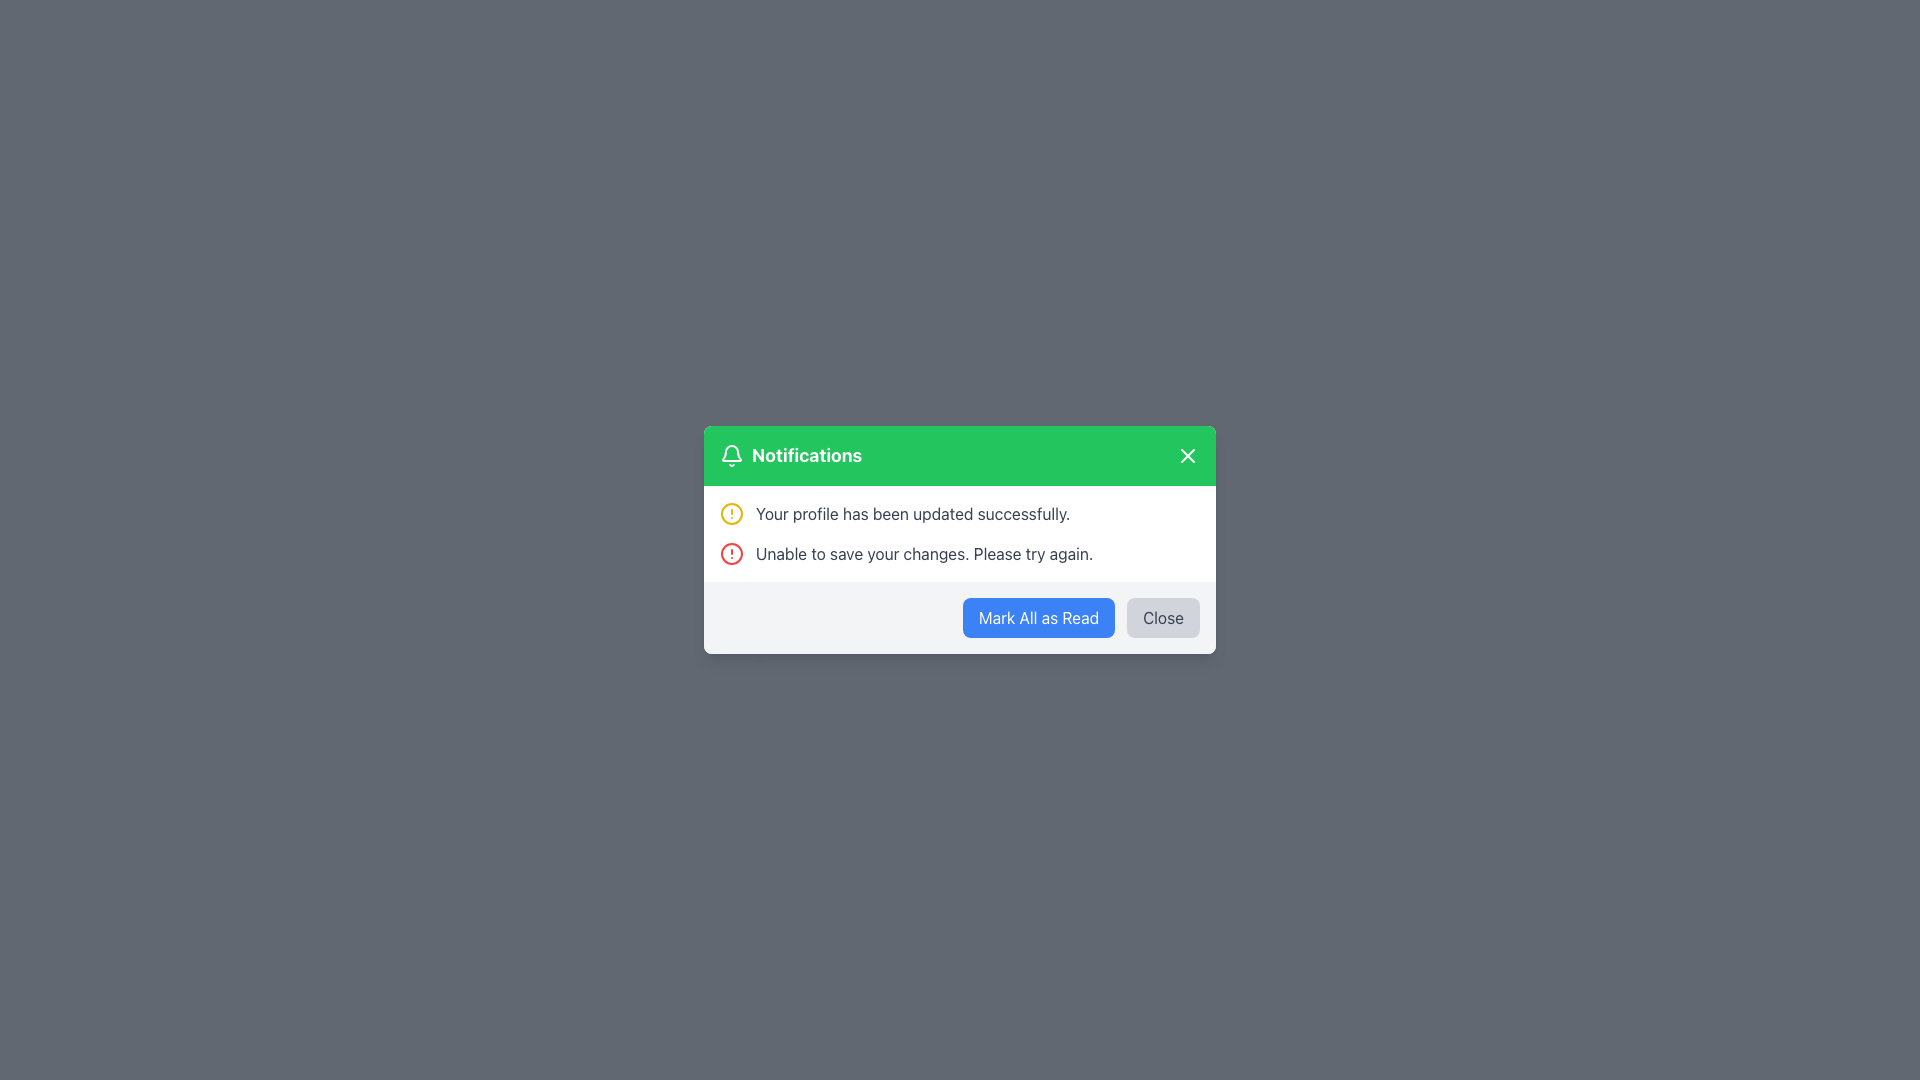 This screenshot has width=1920, height=1080. Describe the element at coordinates (730, 455) in the screenshot. I see `the bell icon located at the far left of the header area of the notification card, preceding the text label 'Notifications'` at that location.